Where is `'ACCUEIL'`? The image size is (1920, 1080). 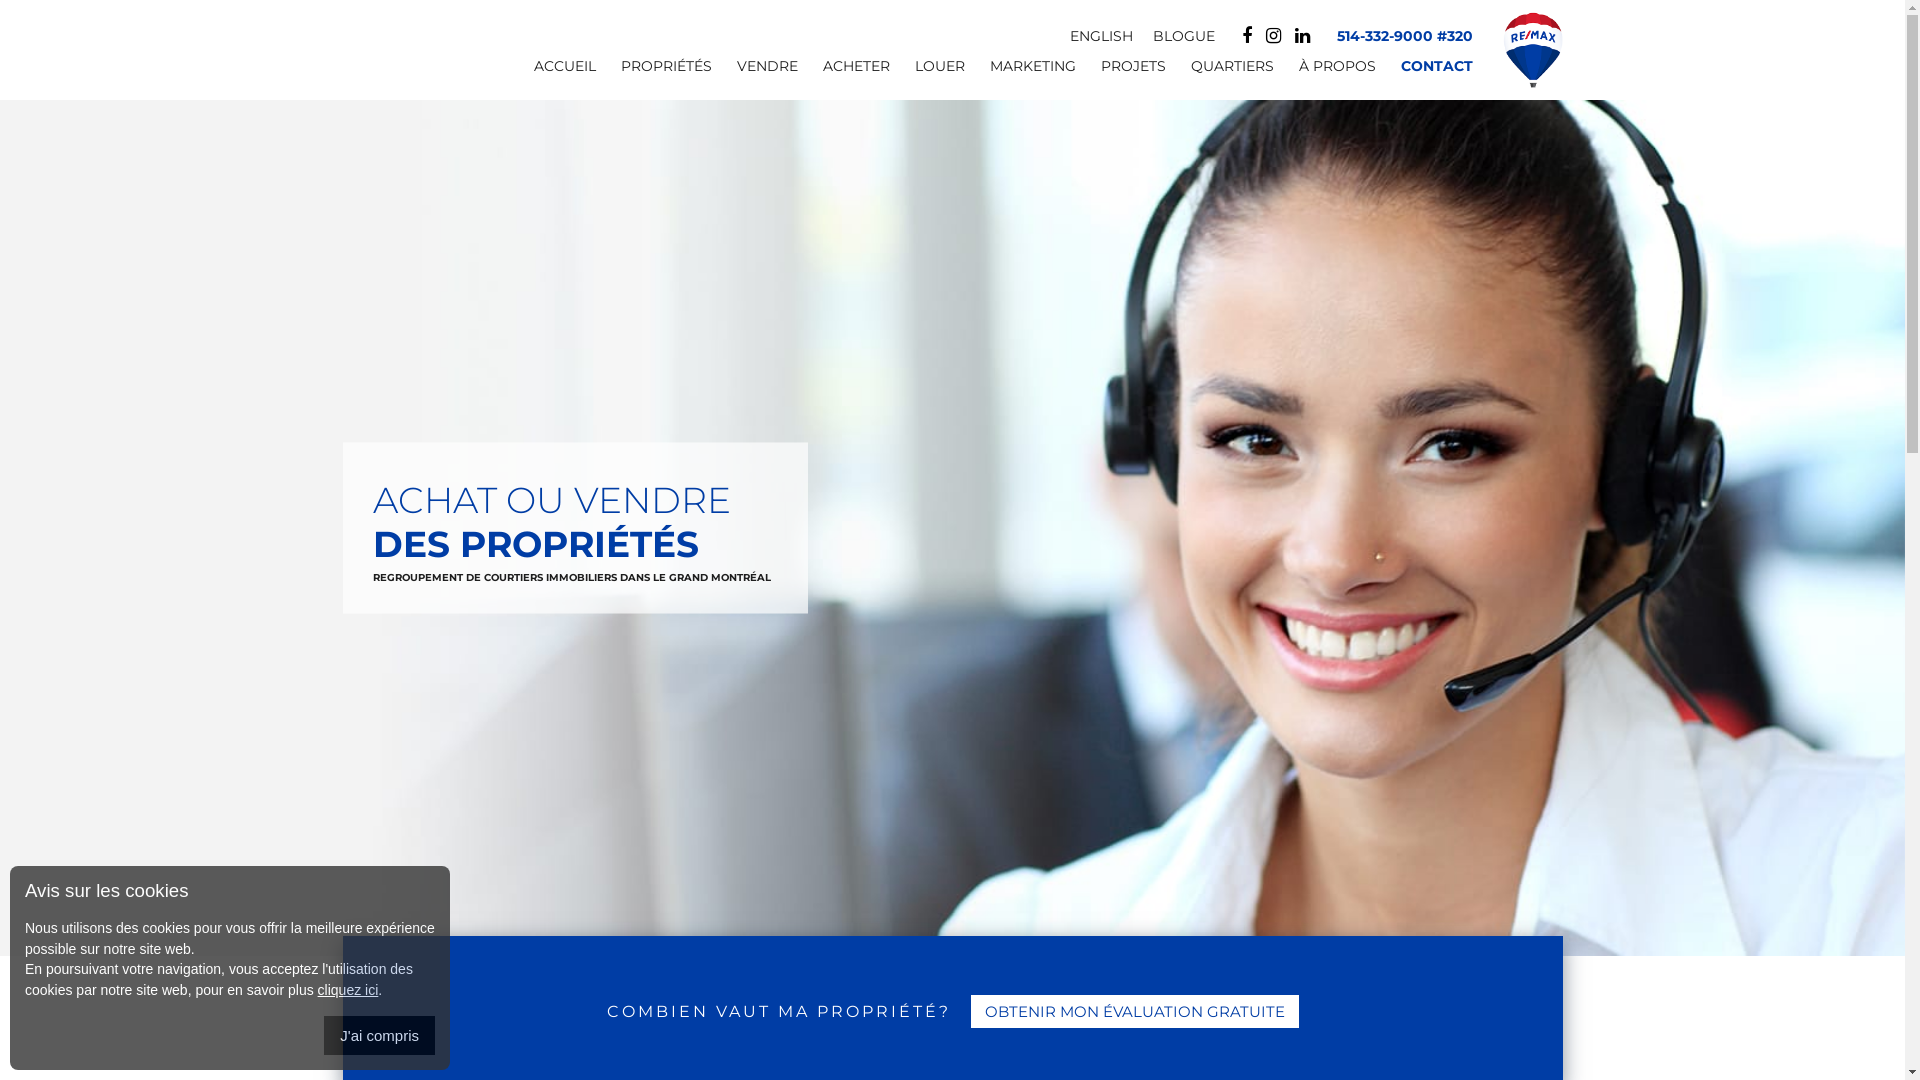
'ACCUEIL' is located at coordinates (551, 72).